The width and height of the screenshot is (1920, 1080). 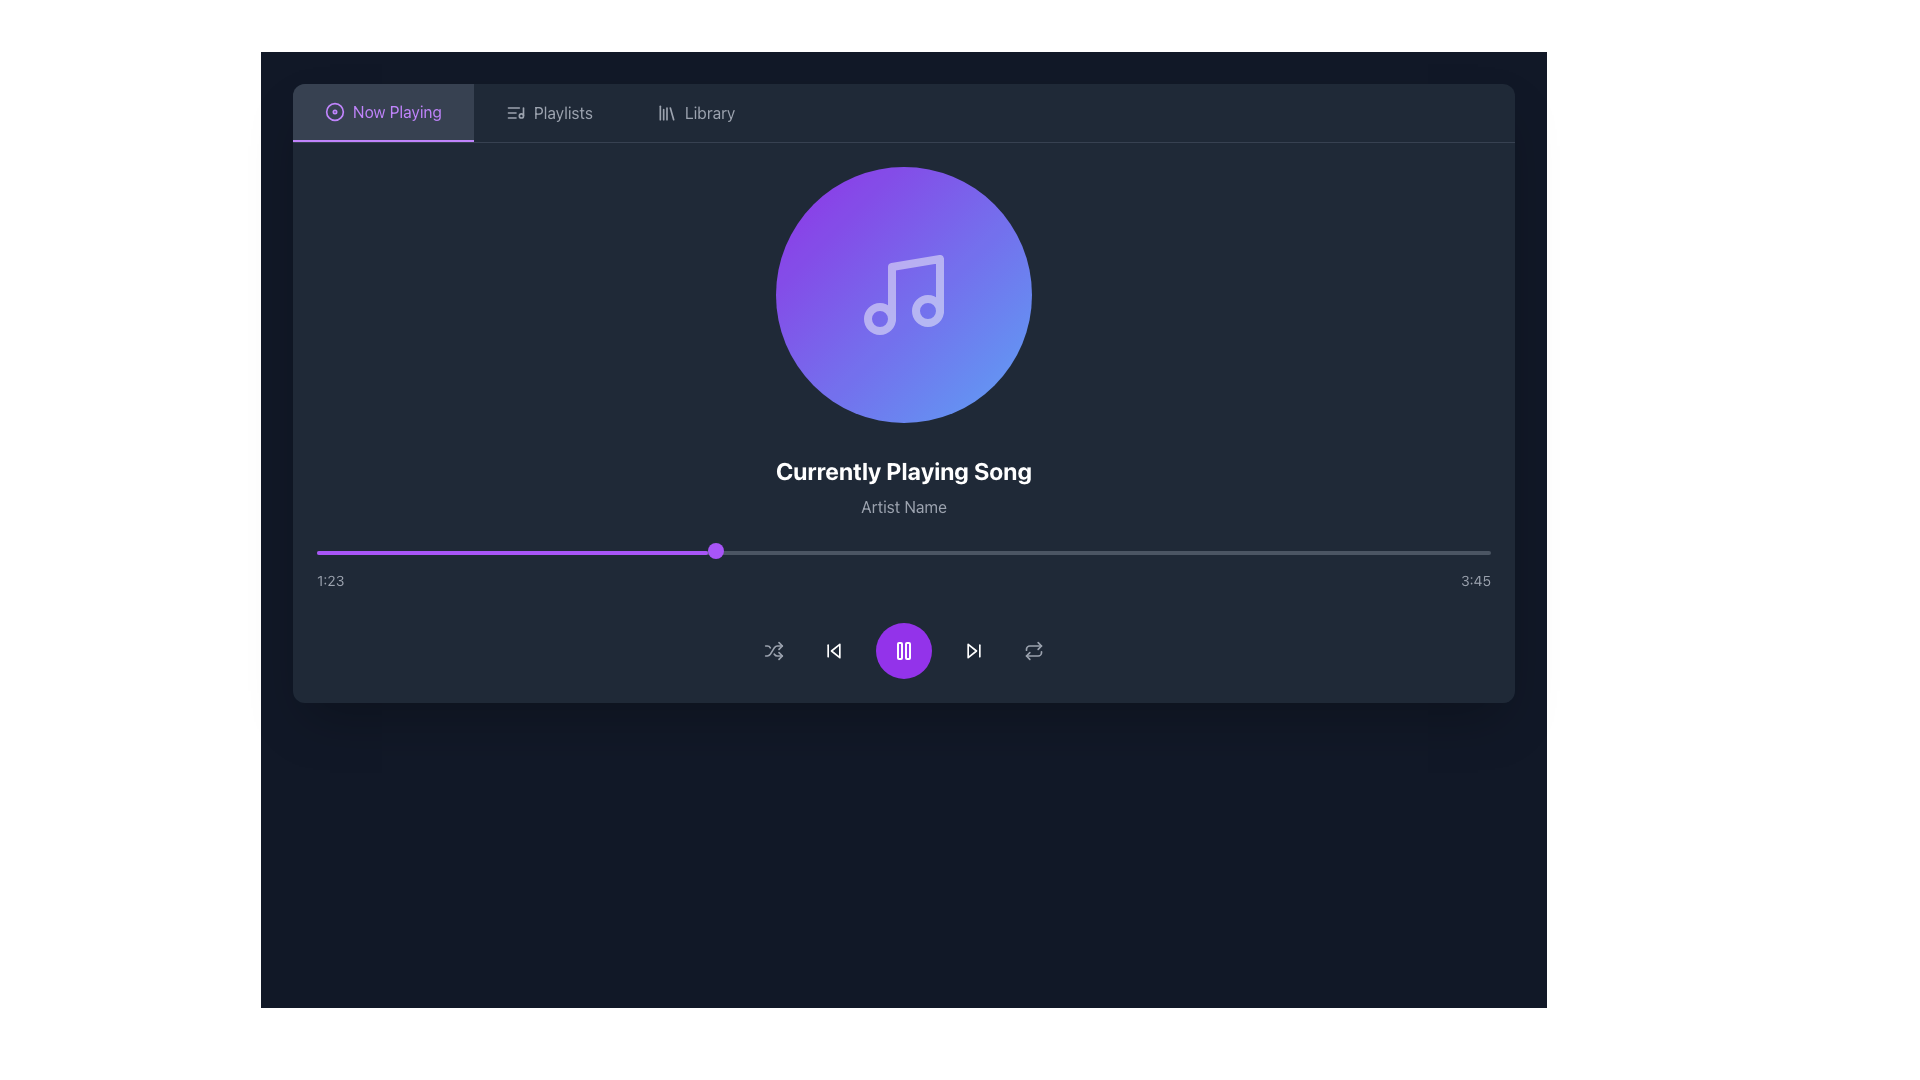 What do you see at coordinates (335, 111) in the screenshot?
I see `the graphical circle component that visually enhances the media playback feature adjacent to the 'Now Playing' text in the header navigation bar` at bounding box center [335, 111].